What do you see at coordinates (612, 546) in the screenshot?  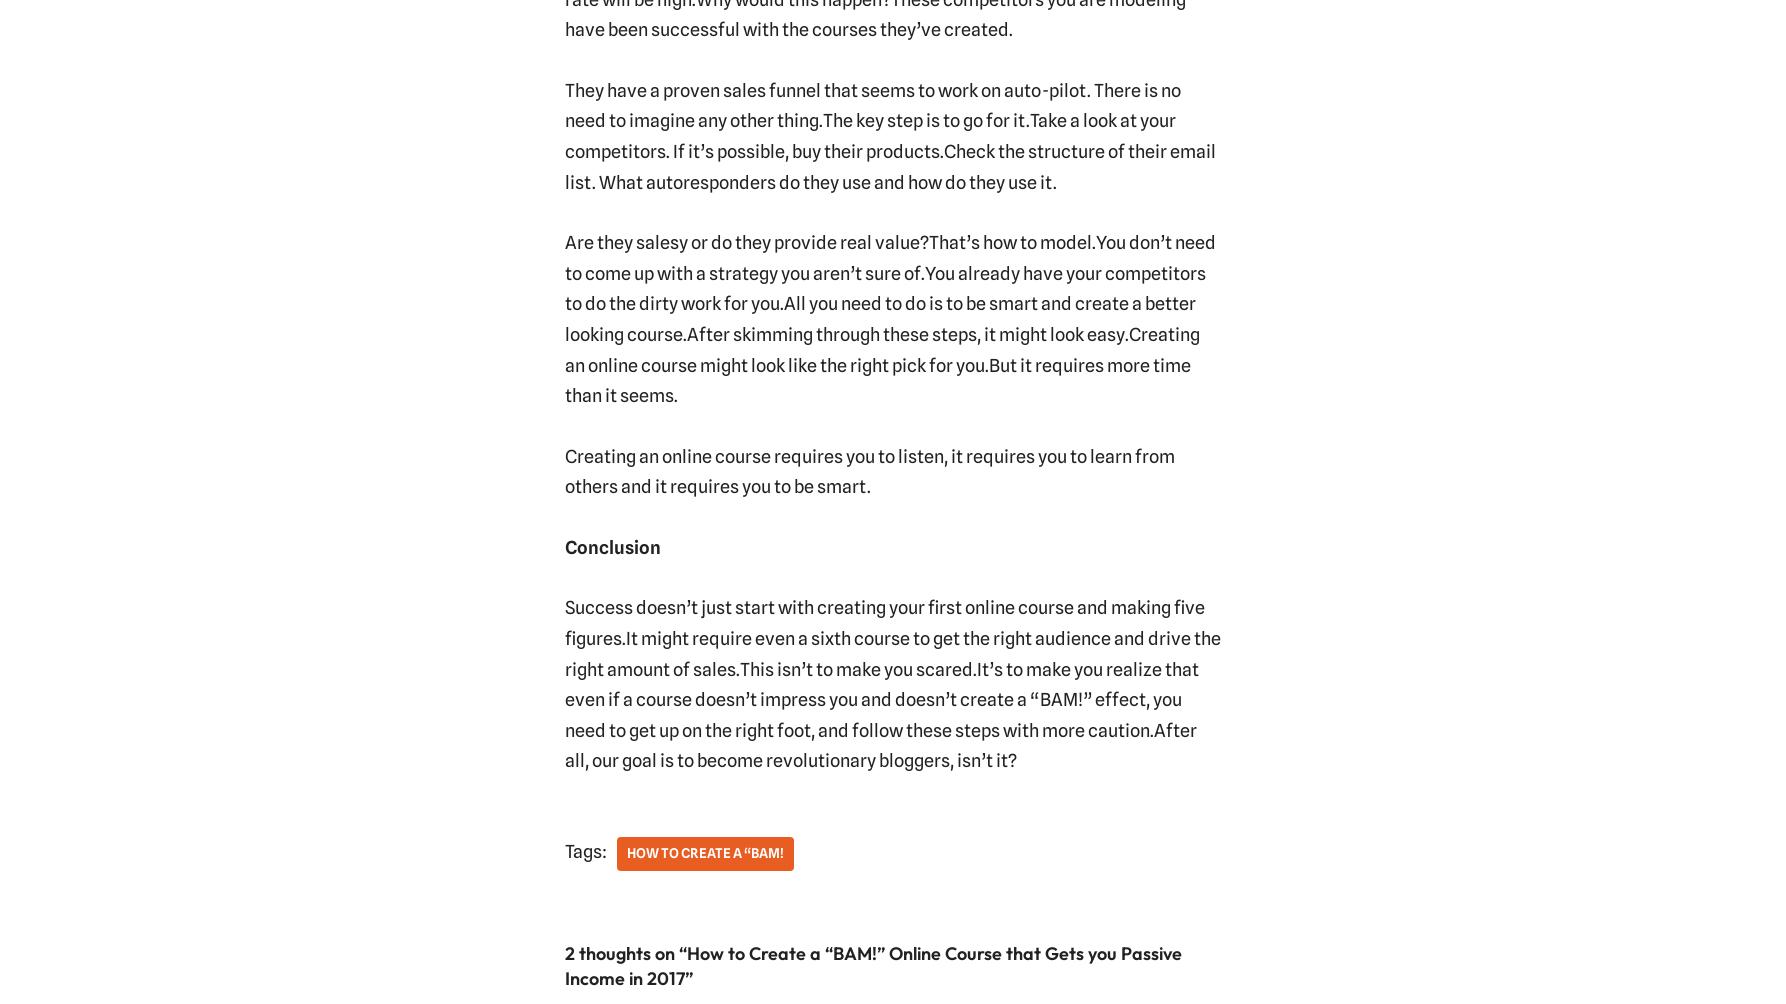 I see `'Conclusion'` at bounding box center [612, 546].